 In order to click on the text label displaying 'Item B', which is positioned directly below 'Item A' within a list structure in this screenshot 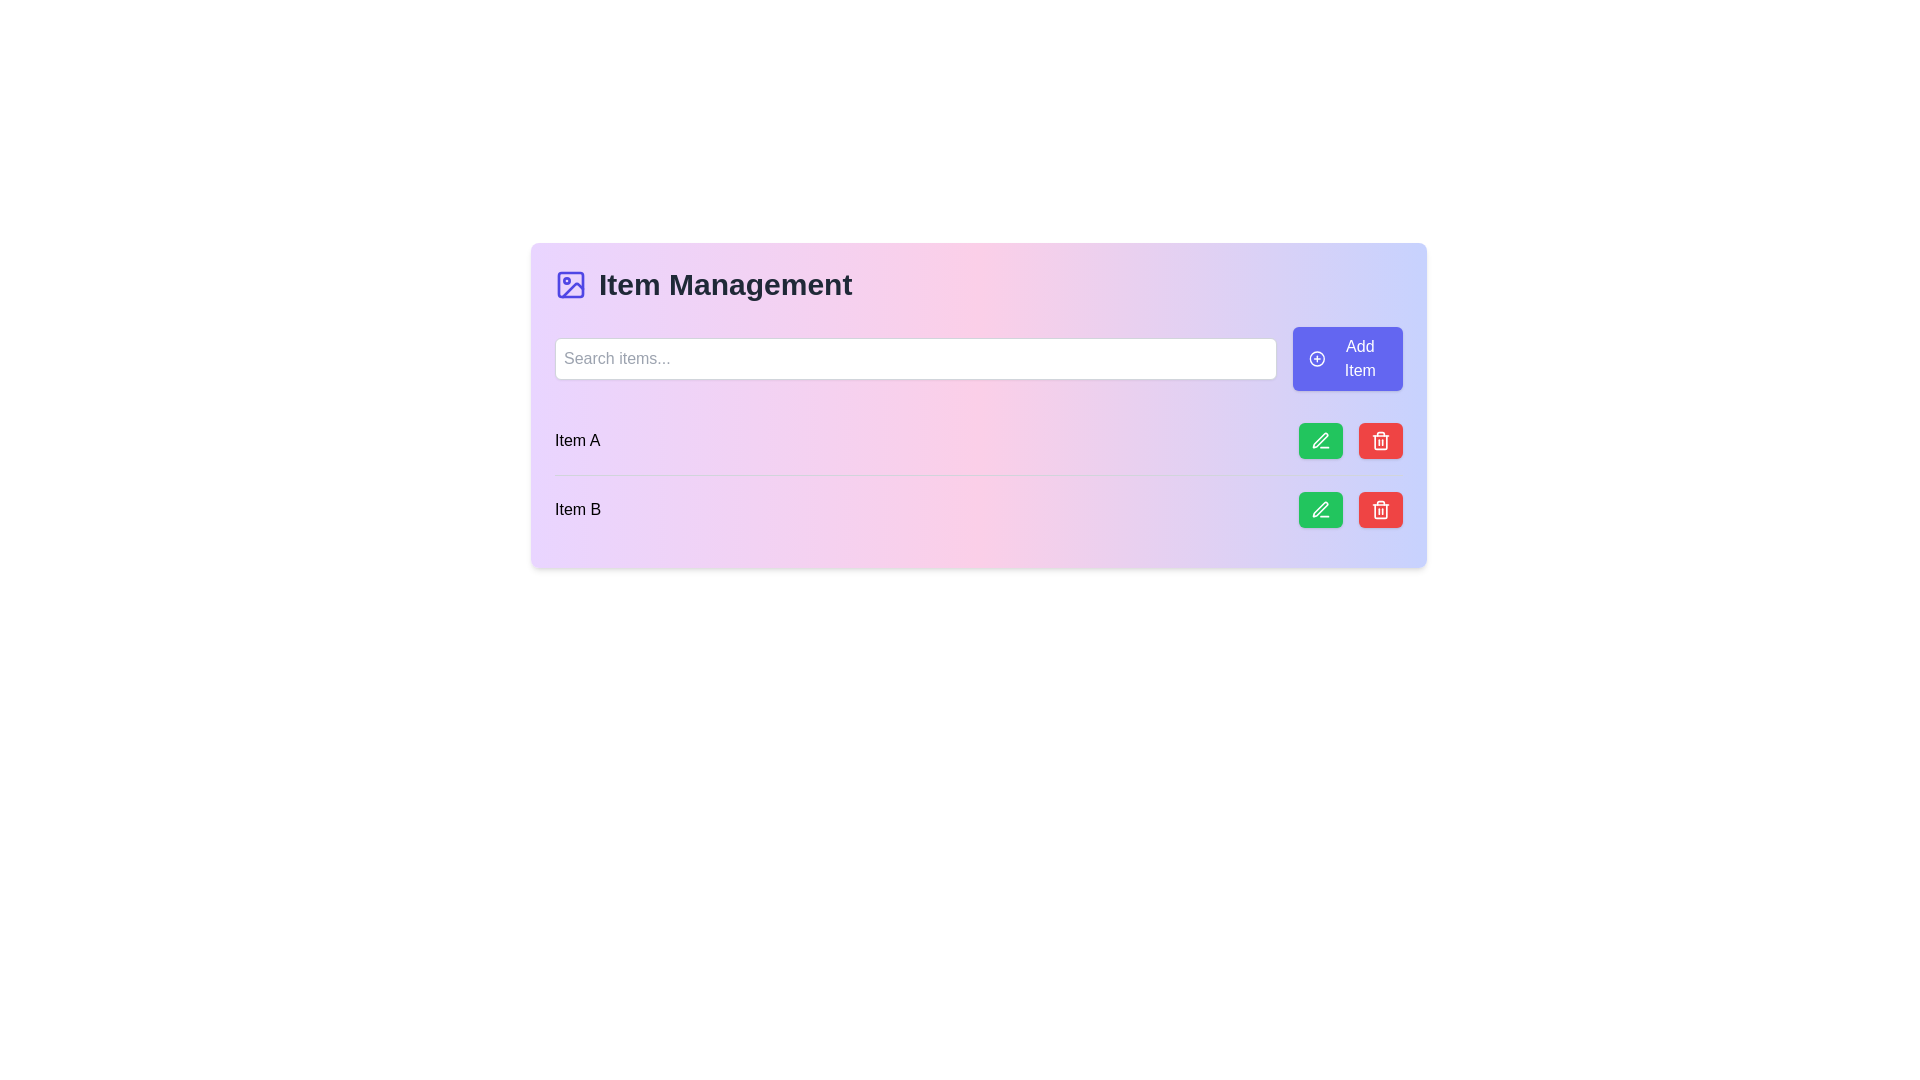, I will do `click(577, 508)`.